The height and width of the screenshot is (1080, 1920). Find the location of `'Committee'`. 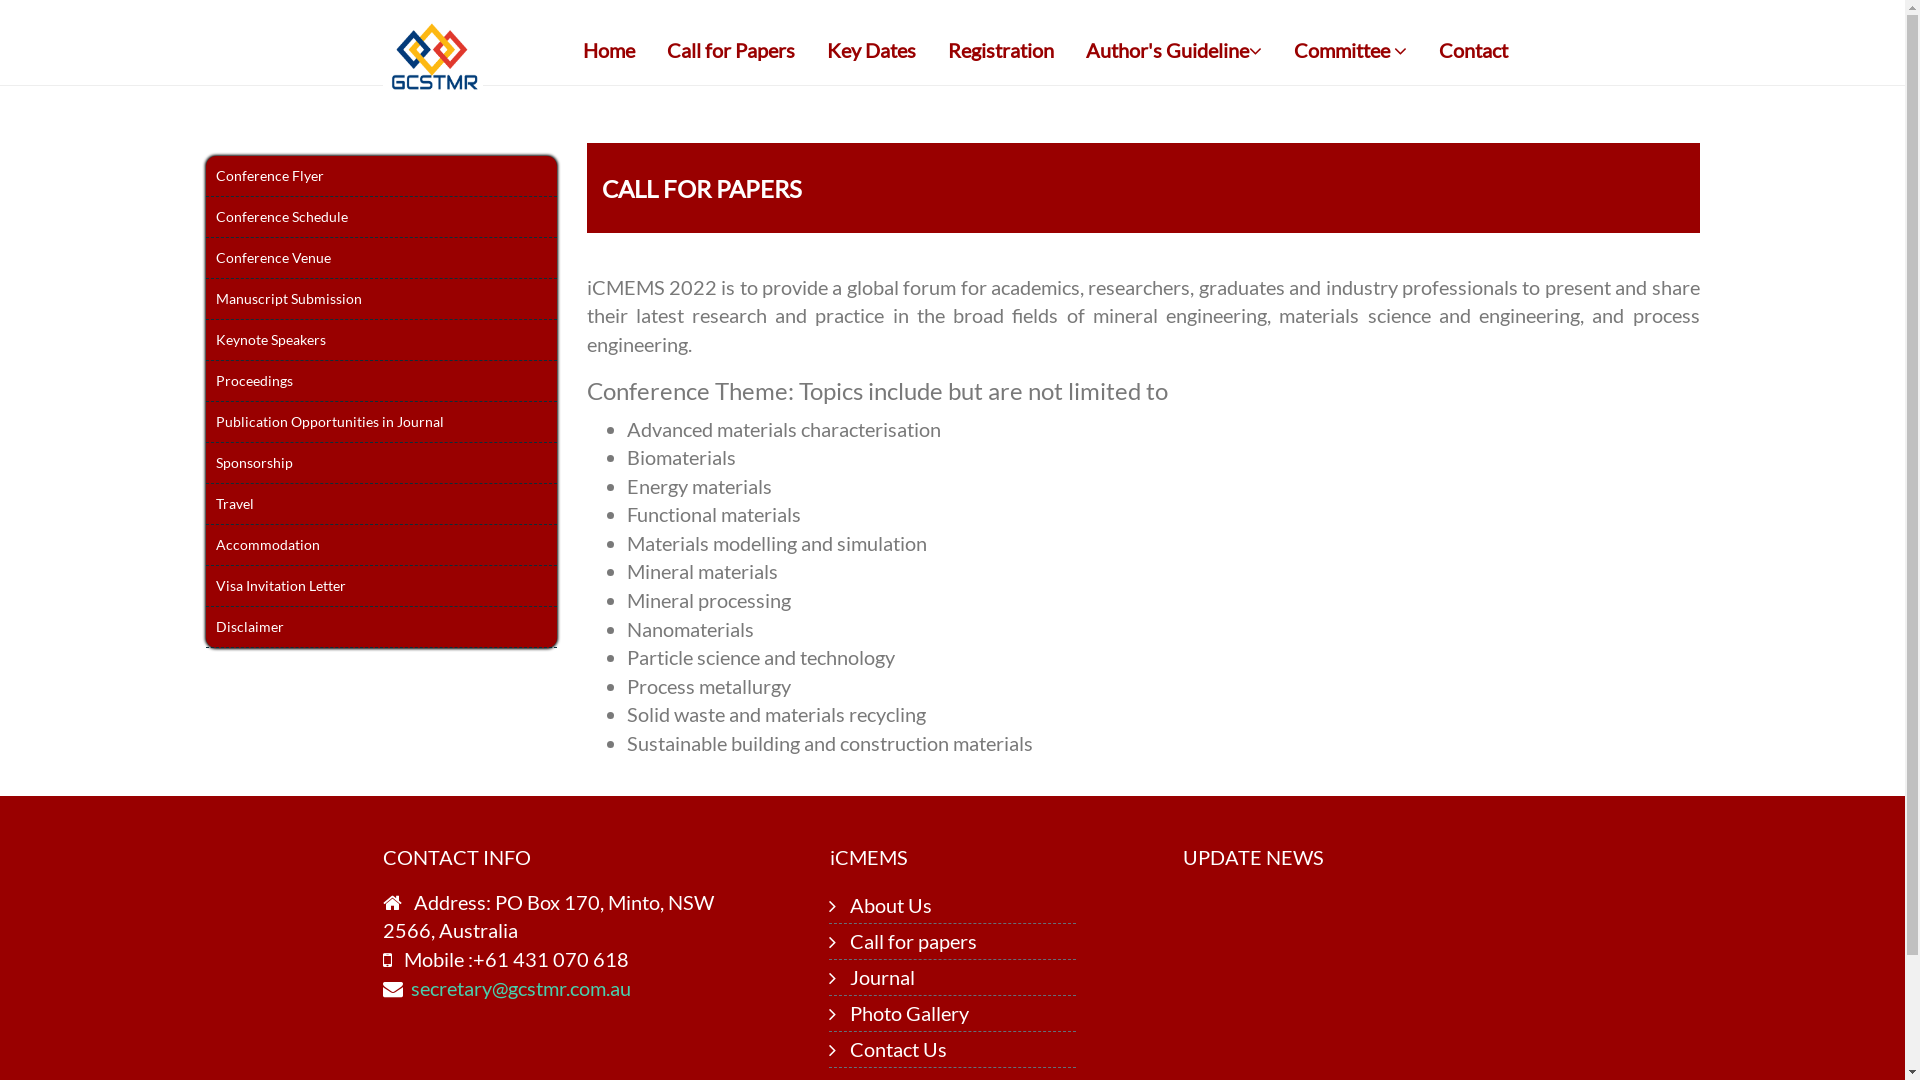

'Committee' is located at coordinates (1349, 49).